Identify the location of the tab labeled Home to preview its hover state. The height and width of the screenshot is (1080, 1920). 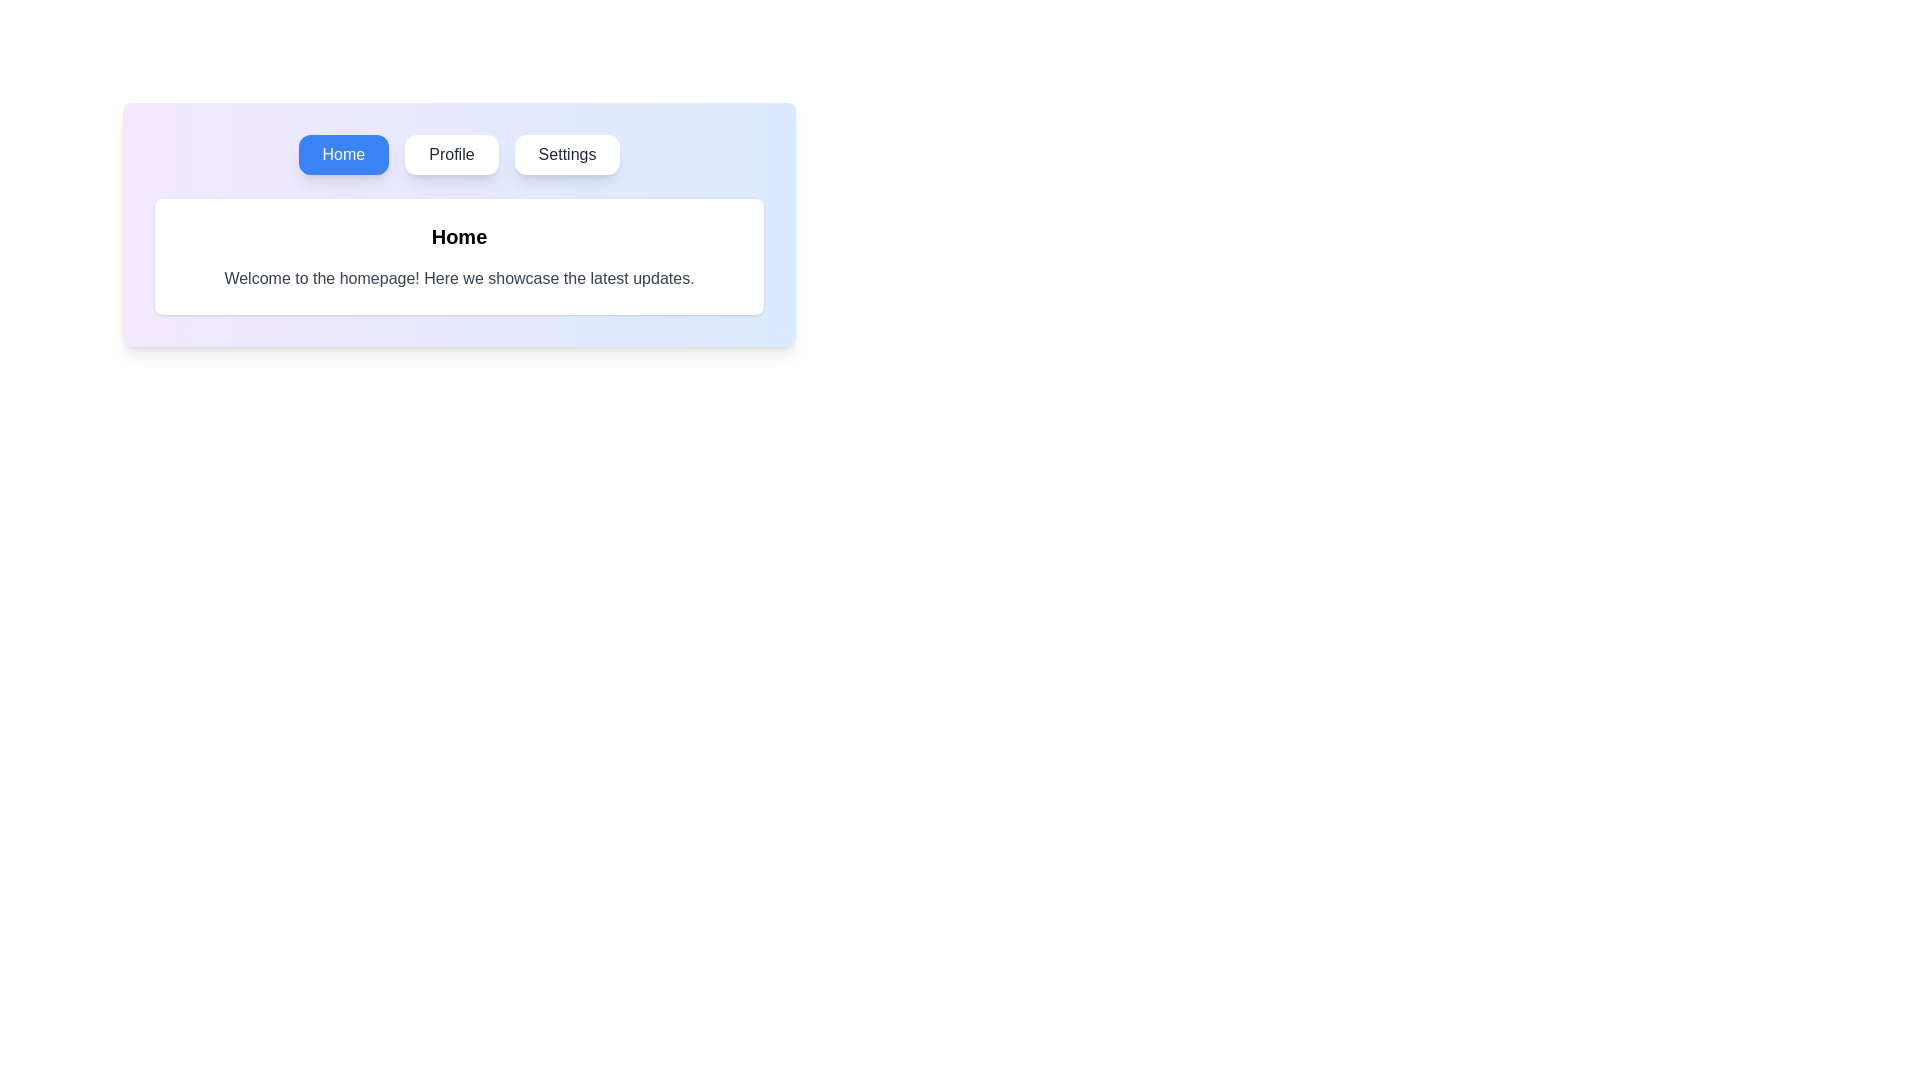
(343, 153).